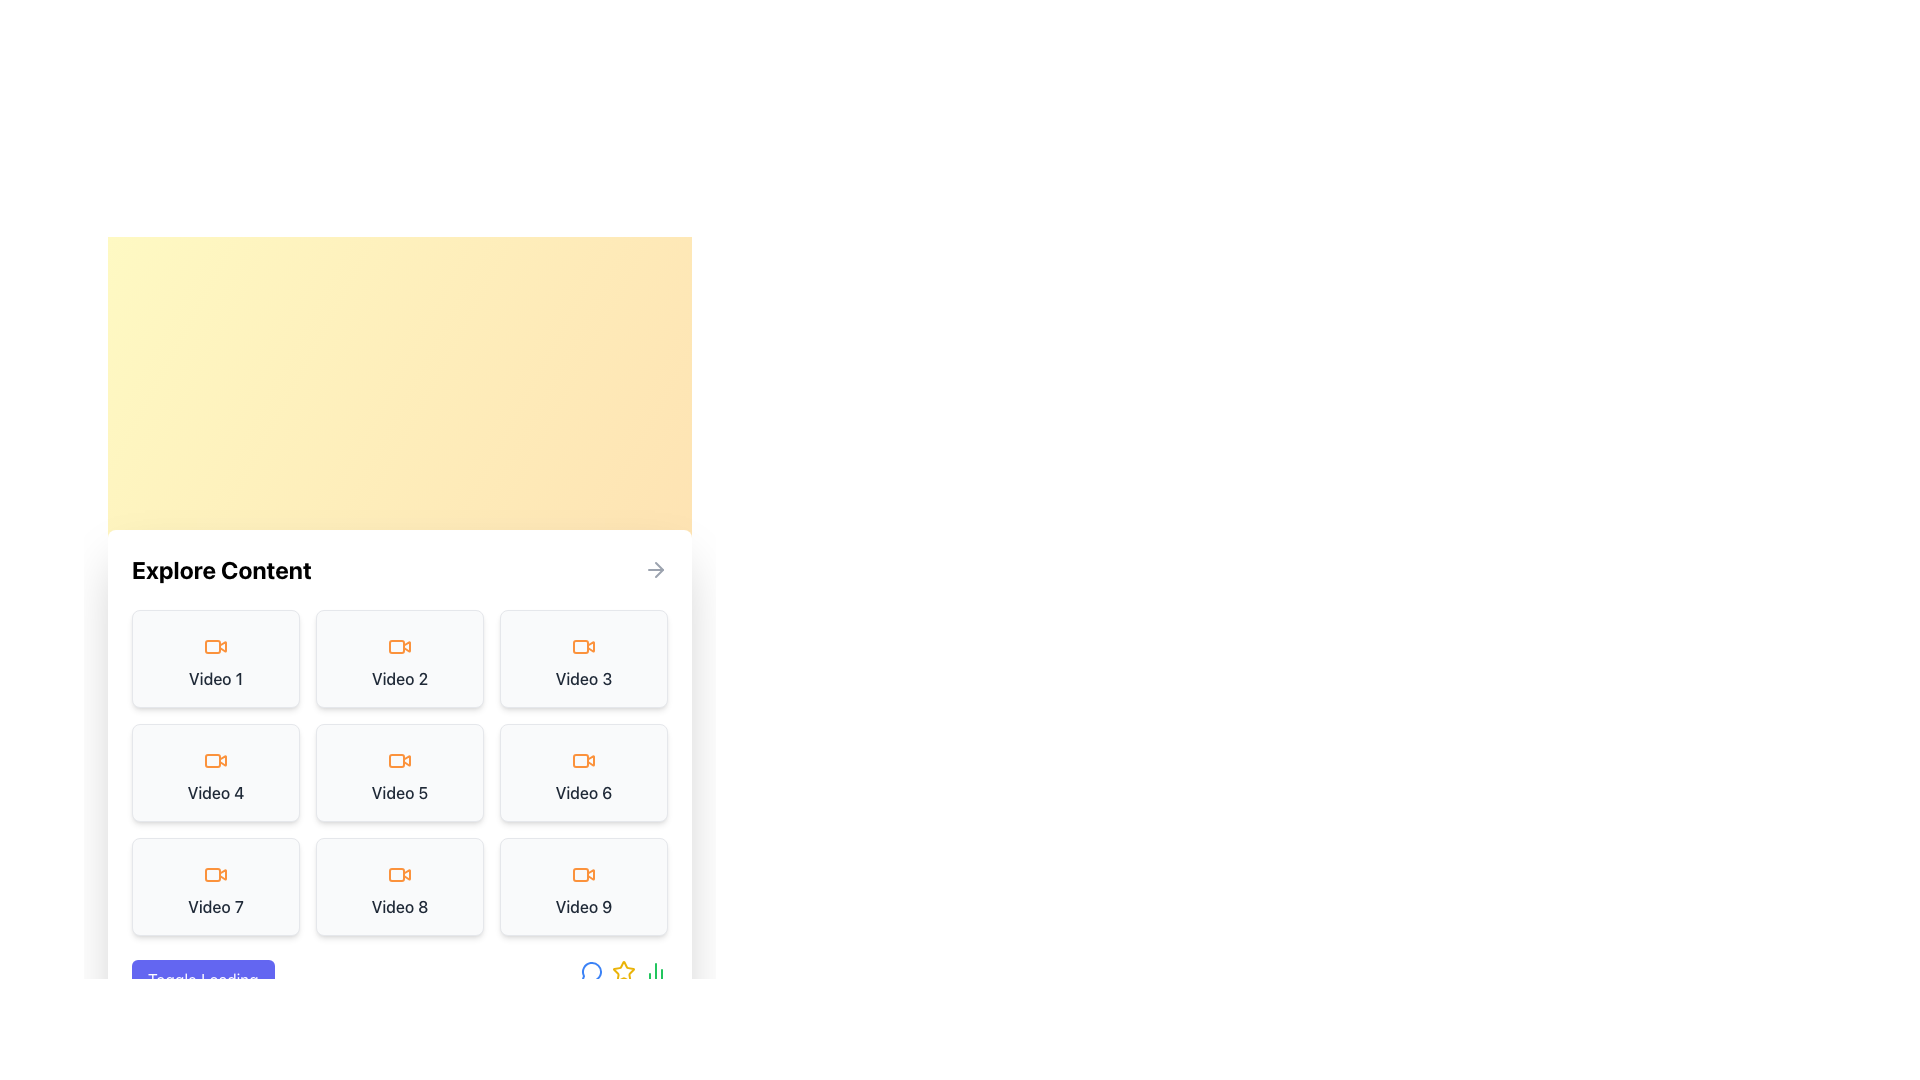 This screenshot has height=1080, width=1920. I want to click on the clickable card representing 'Video 4' in the grid layout, so click(216, 771).